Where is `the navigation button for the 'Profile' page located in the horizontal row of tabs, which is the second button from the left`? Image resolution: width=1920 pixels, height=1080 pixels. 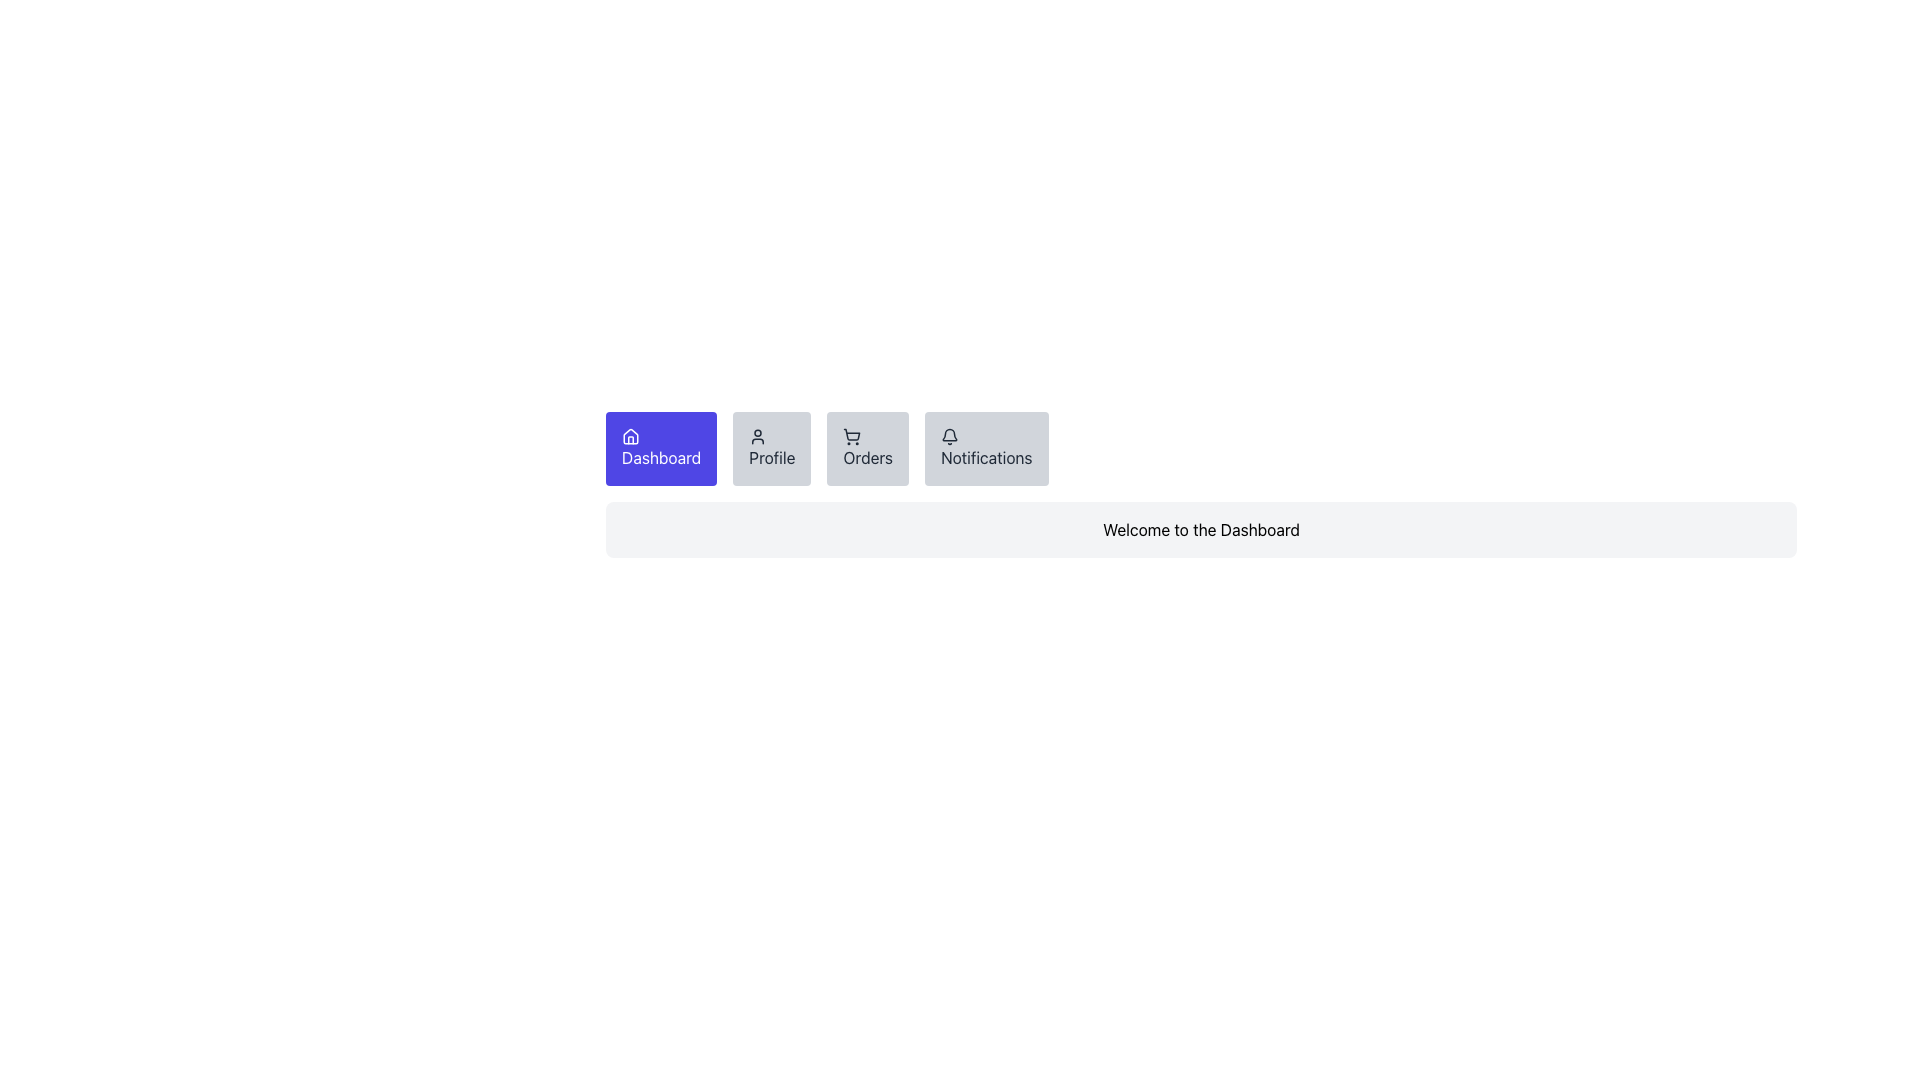 the navigation button for the 'Profile' page located in the horizontal row of tabs, which is the second button from the left is located at coordinates (771, 447).